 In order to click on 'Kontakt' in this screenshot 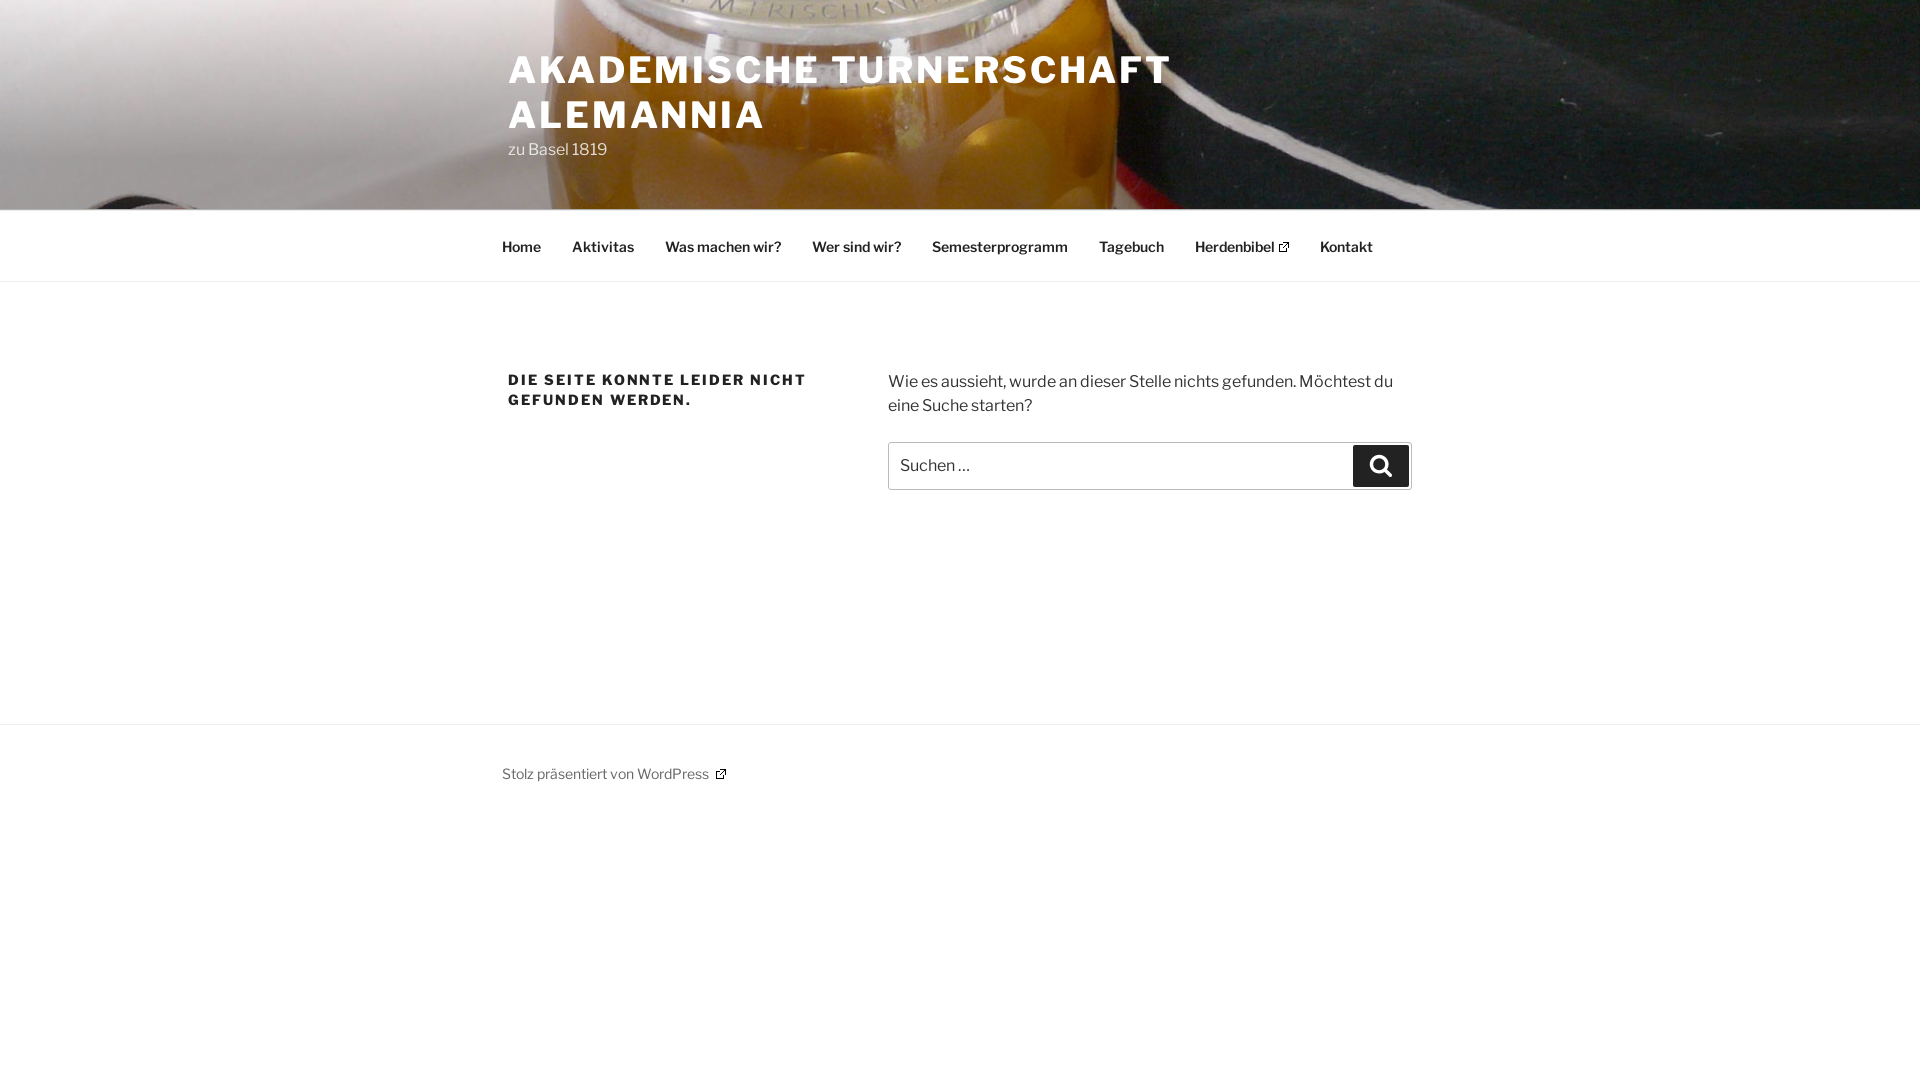, I will do `click(1346, 245)`.